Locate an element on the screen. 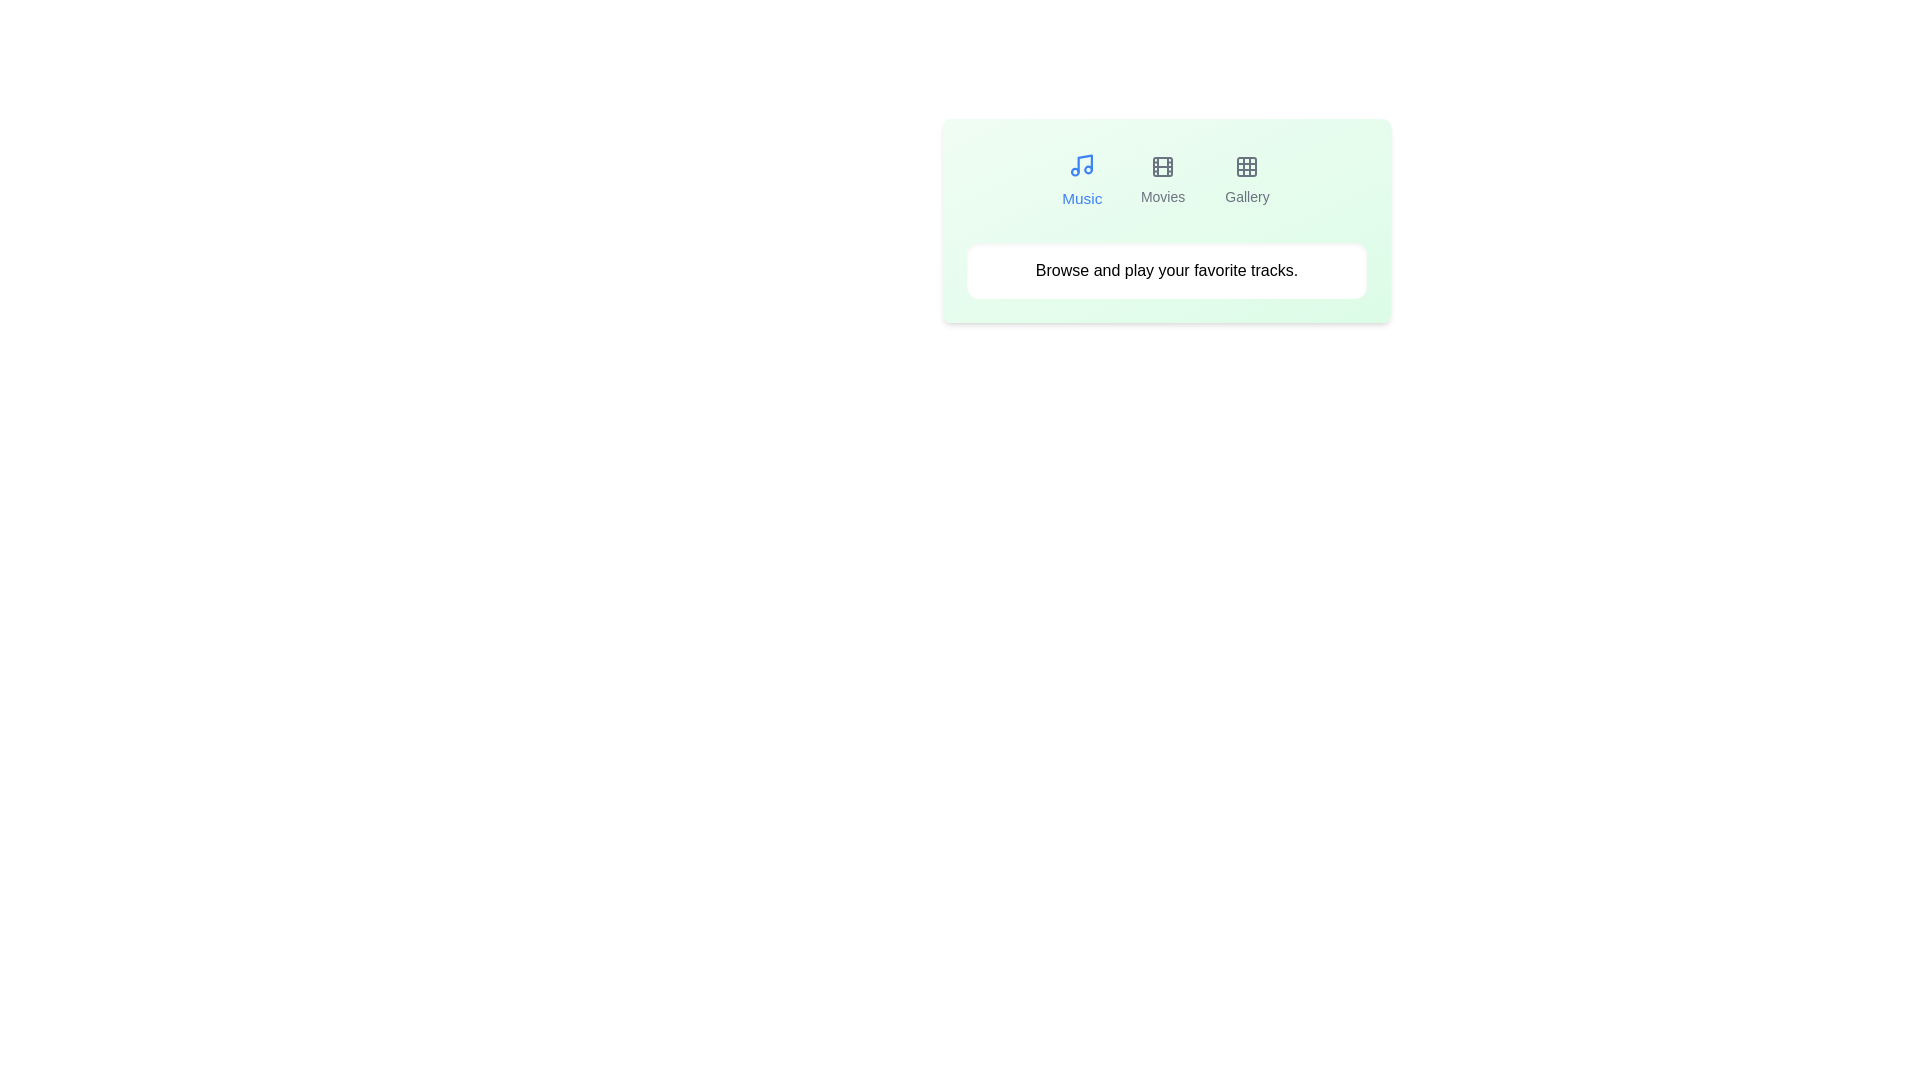 This screenshot has height=1080, width=1920. the tab button labeled Music is located at coordinates (1080, 181).